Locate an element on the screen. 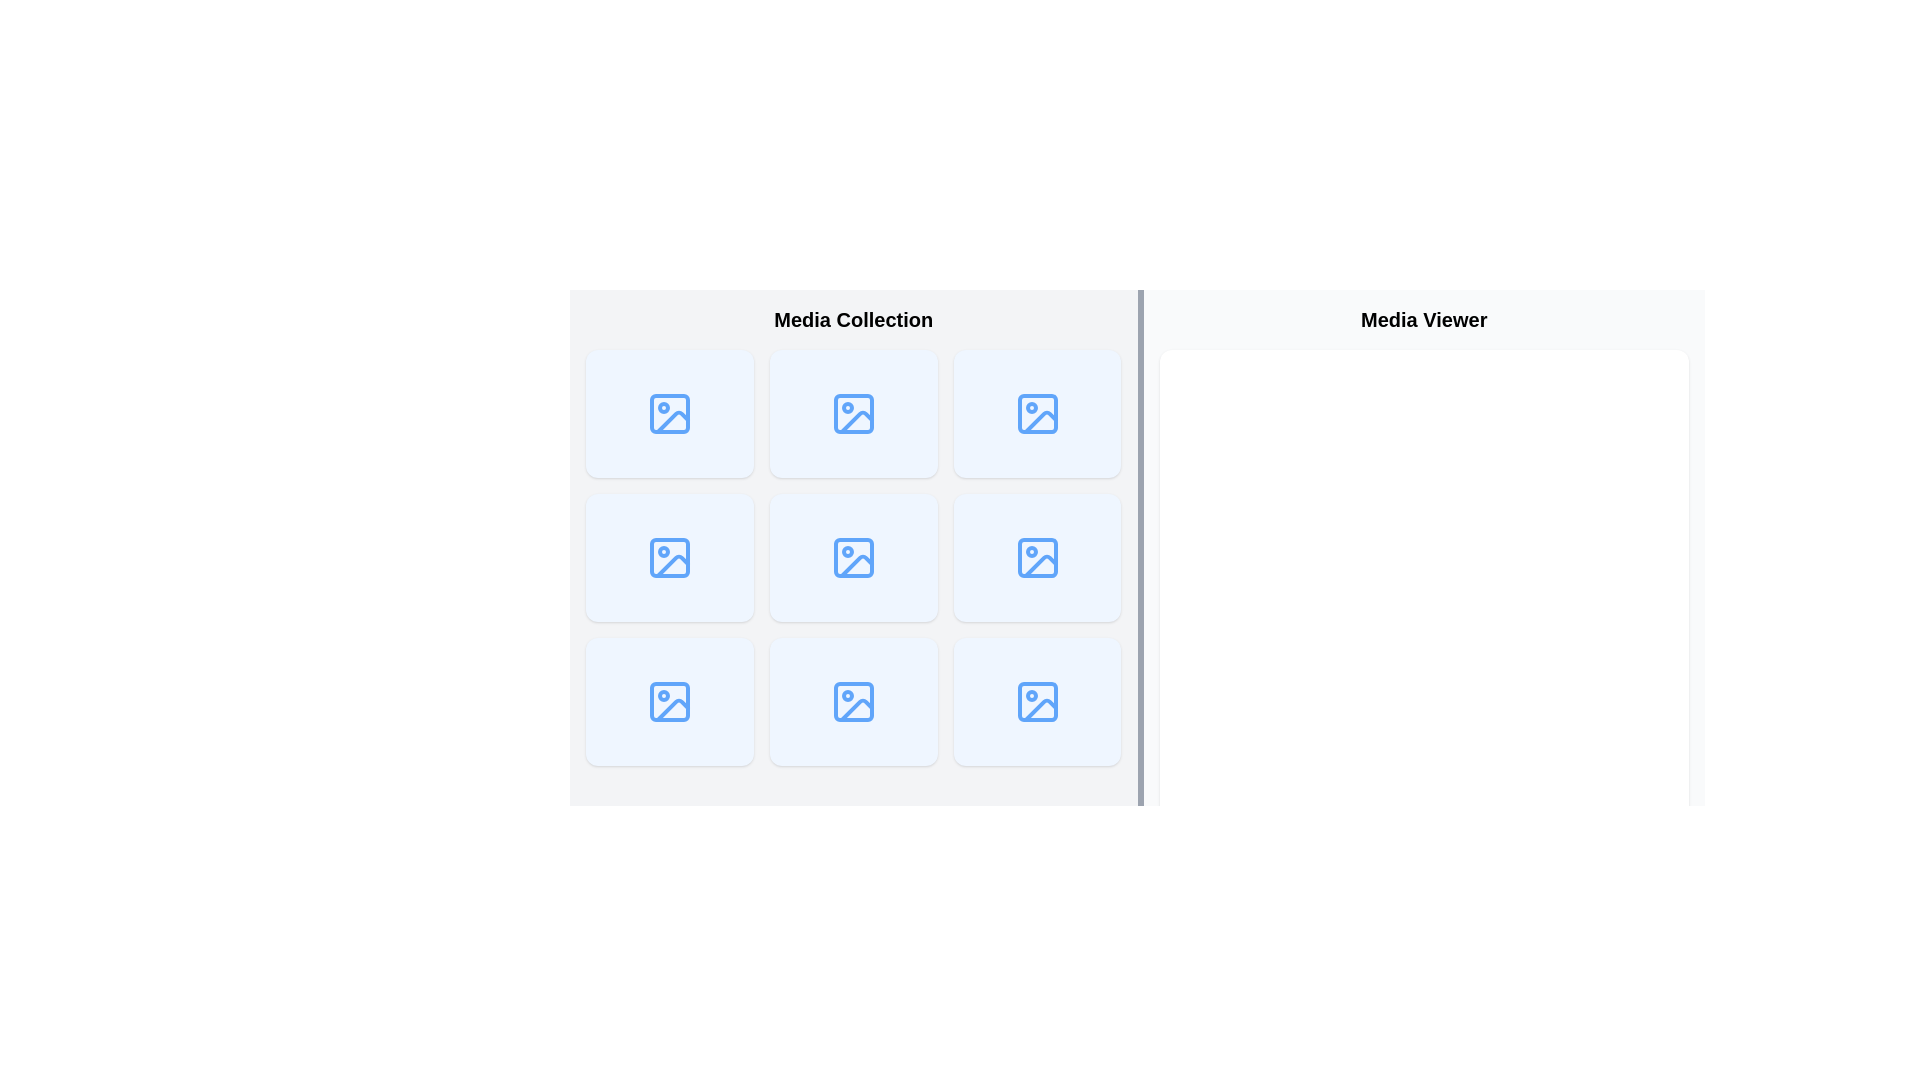 The height and width of the screenshot is (1080, 1920). the graphical icon resembling an image with a mountain and sun motif, which is styled with a blue outline and located is located at coordinates (853, 558).